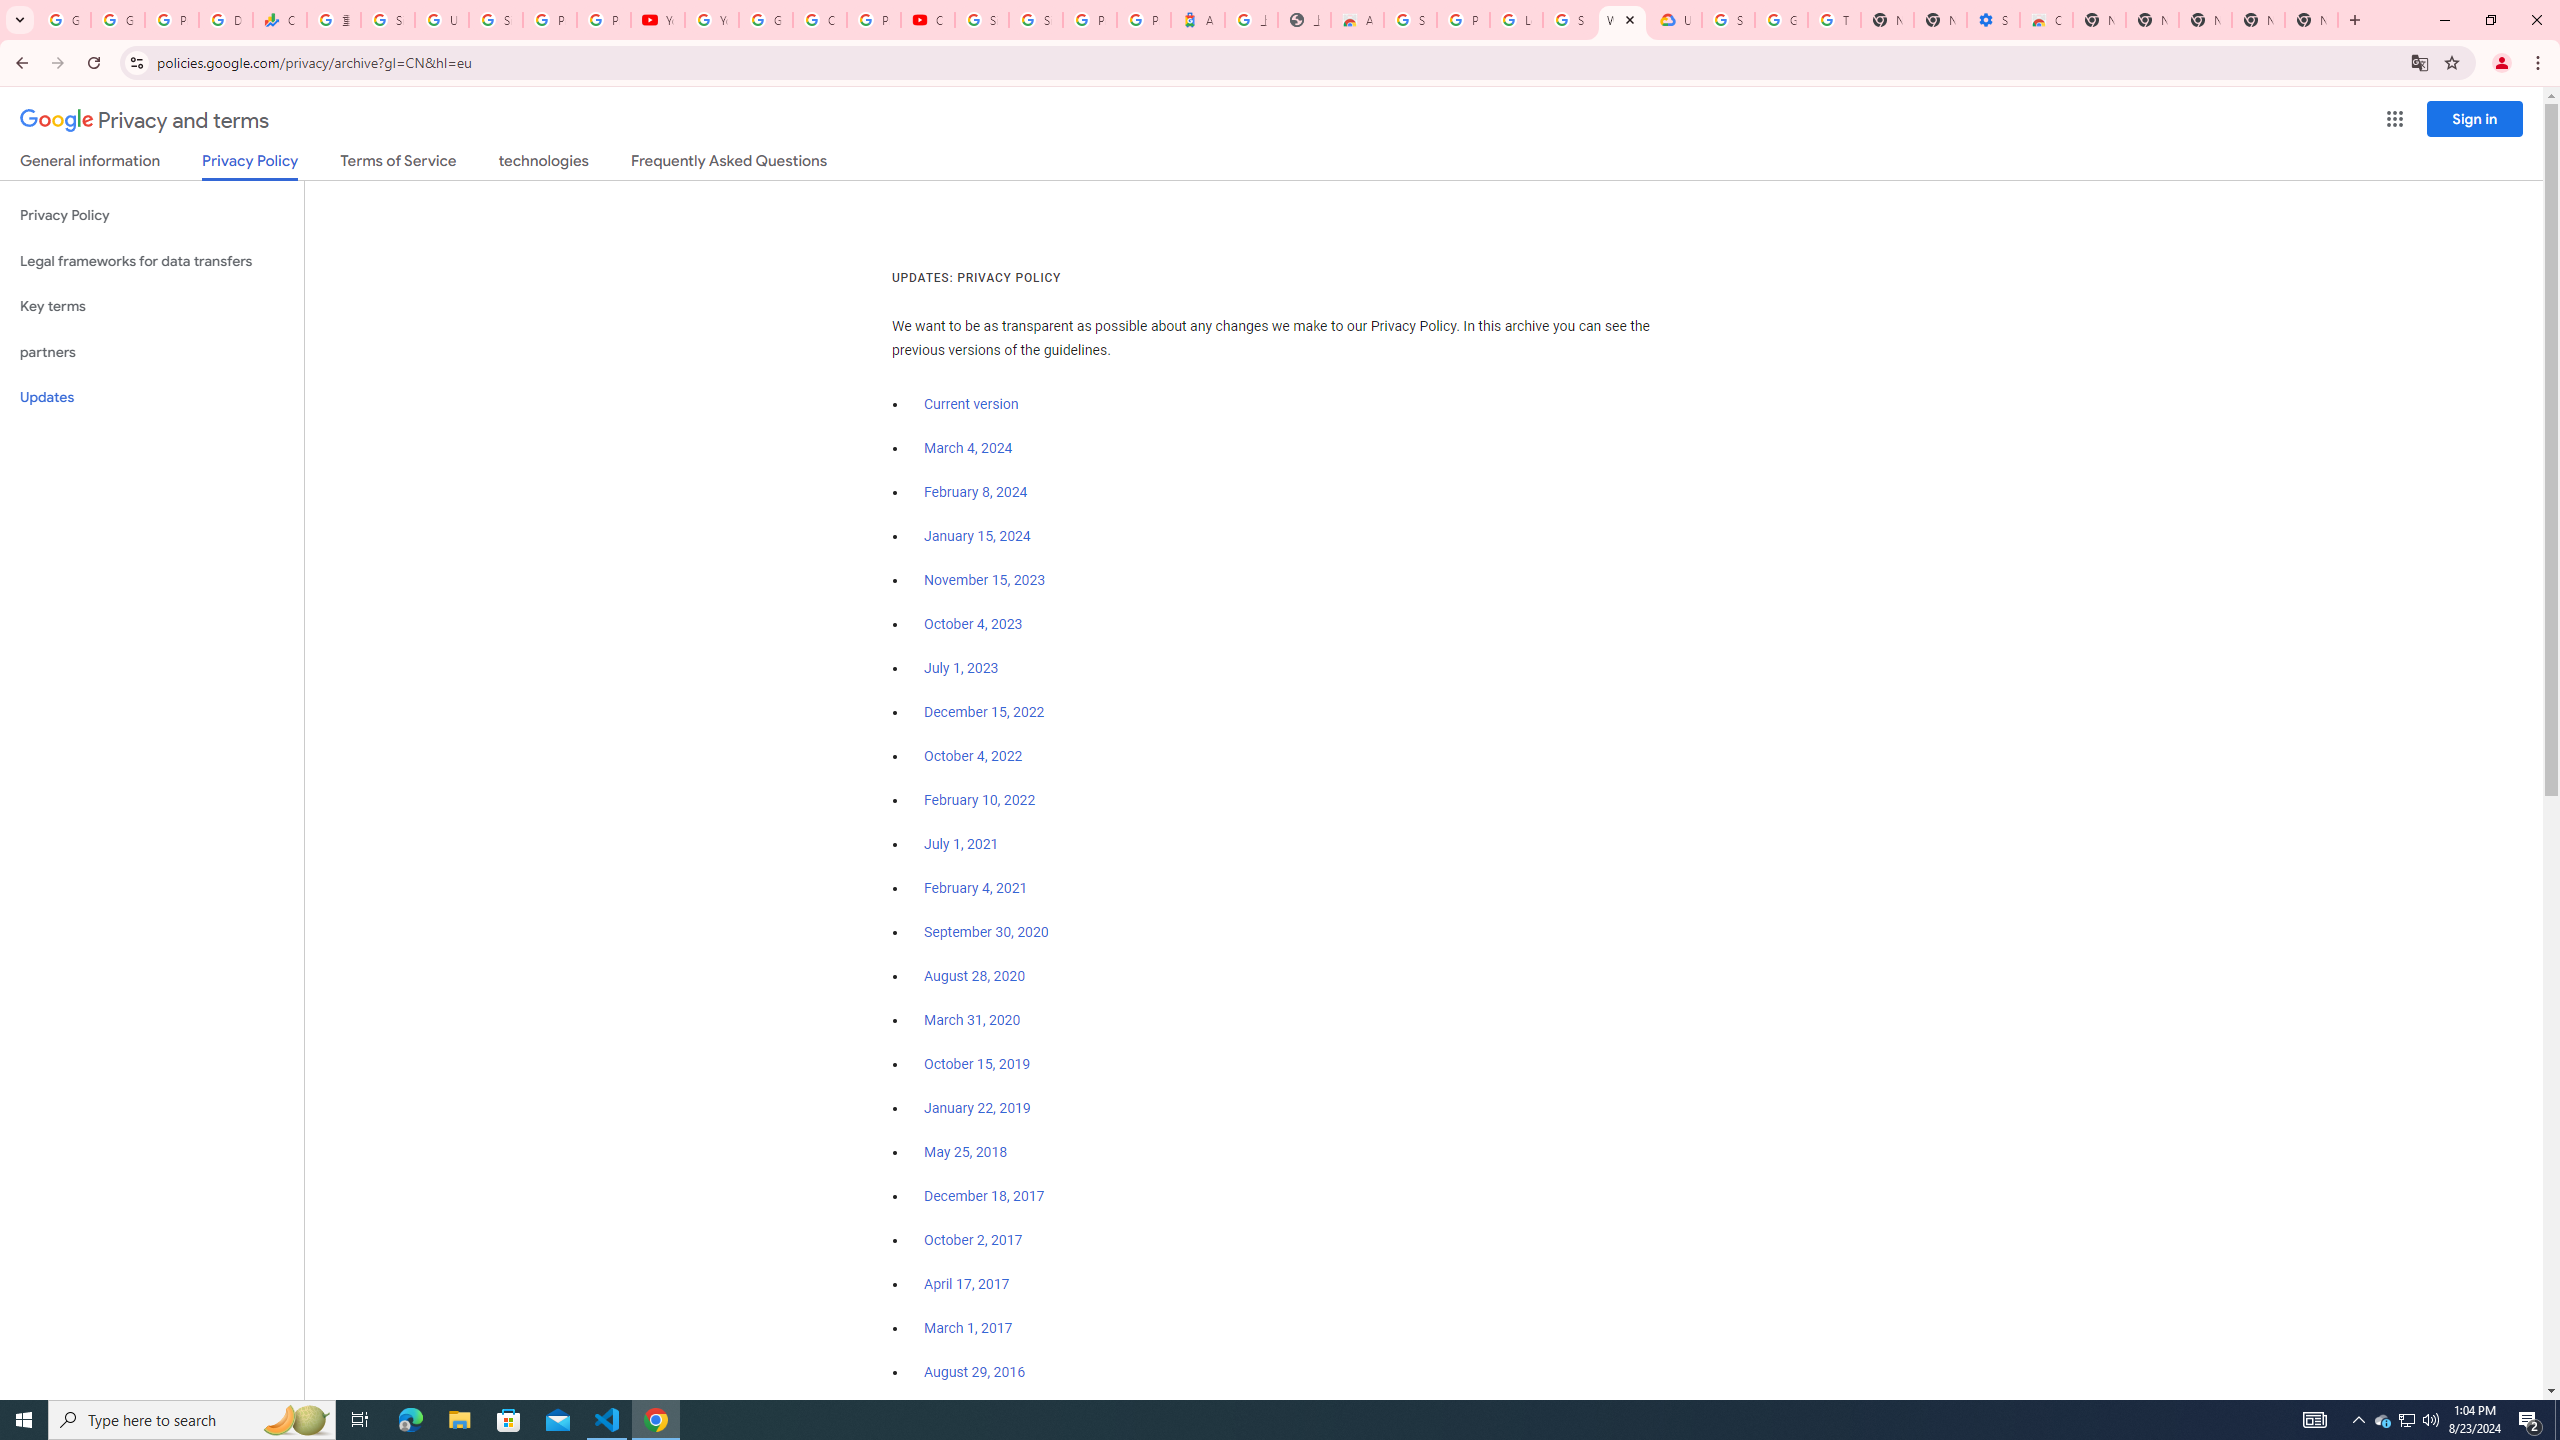  What do you see at coordinates (975, 493) in the screenshot?
I see `'February 8, 2024'` at bounding box center [975, 493].